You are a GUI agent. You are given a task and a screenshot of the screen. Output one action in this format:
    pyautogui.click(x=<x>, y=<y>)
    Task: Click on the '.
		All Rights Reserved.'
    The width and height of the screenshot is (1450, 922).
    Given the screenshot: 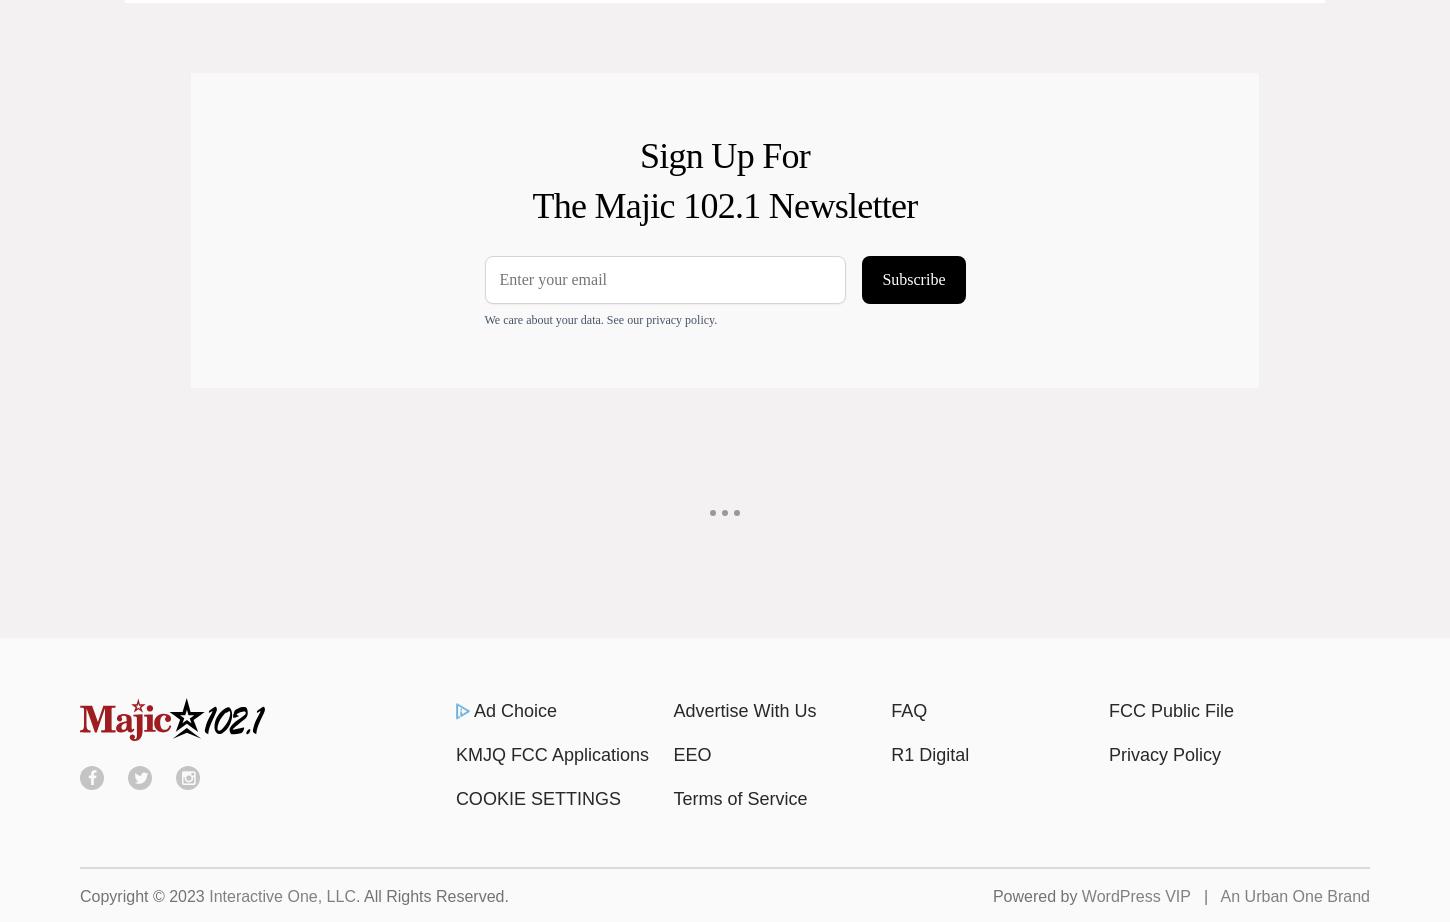 What is the action you would take?
    pyautogui.click(x=430, y=894)
    